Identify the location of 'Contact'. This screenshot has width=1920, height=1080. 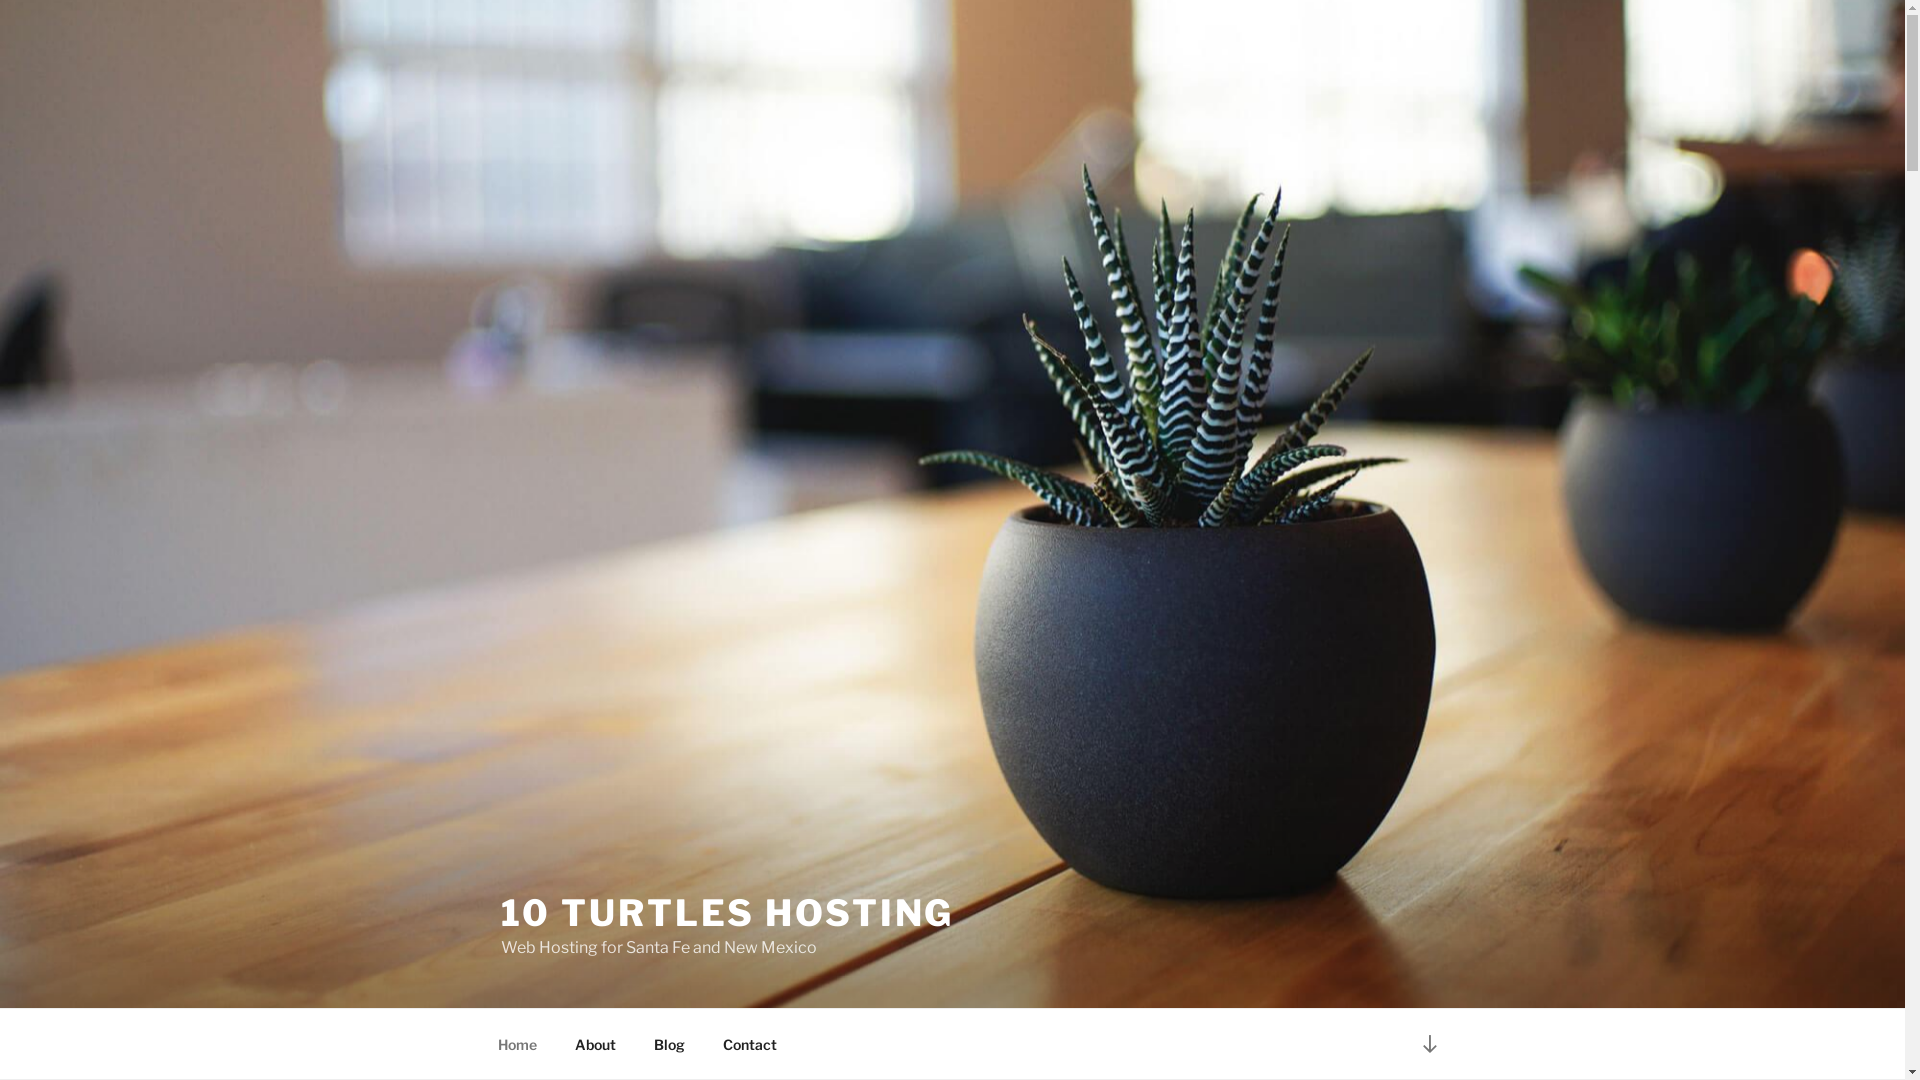
(749, 1043).